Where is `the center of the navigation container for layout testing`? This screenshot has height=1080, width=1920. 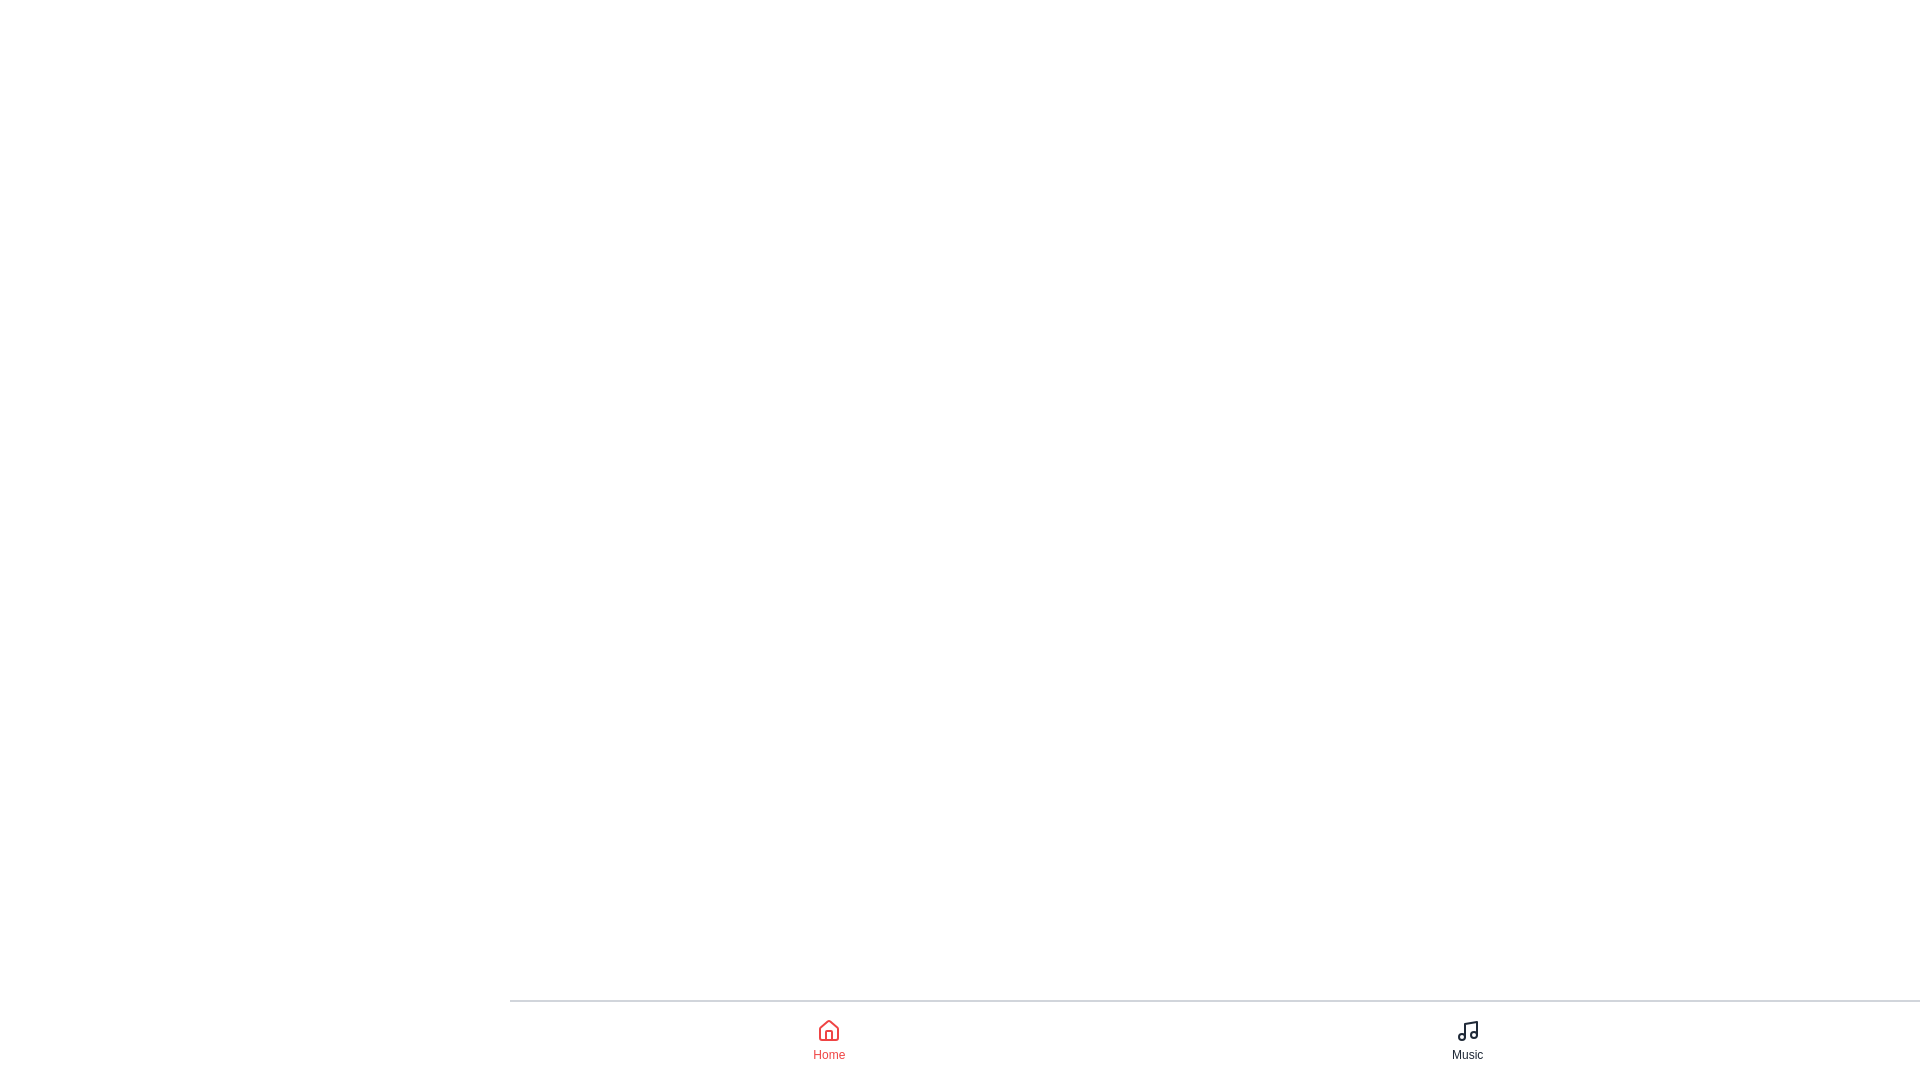 the center of the navigation container for layout testing is located at coordinates (1469, 1039).